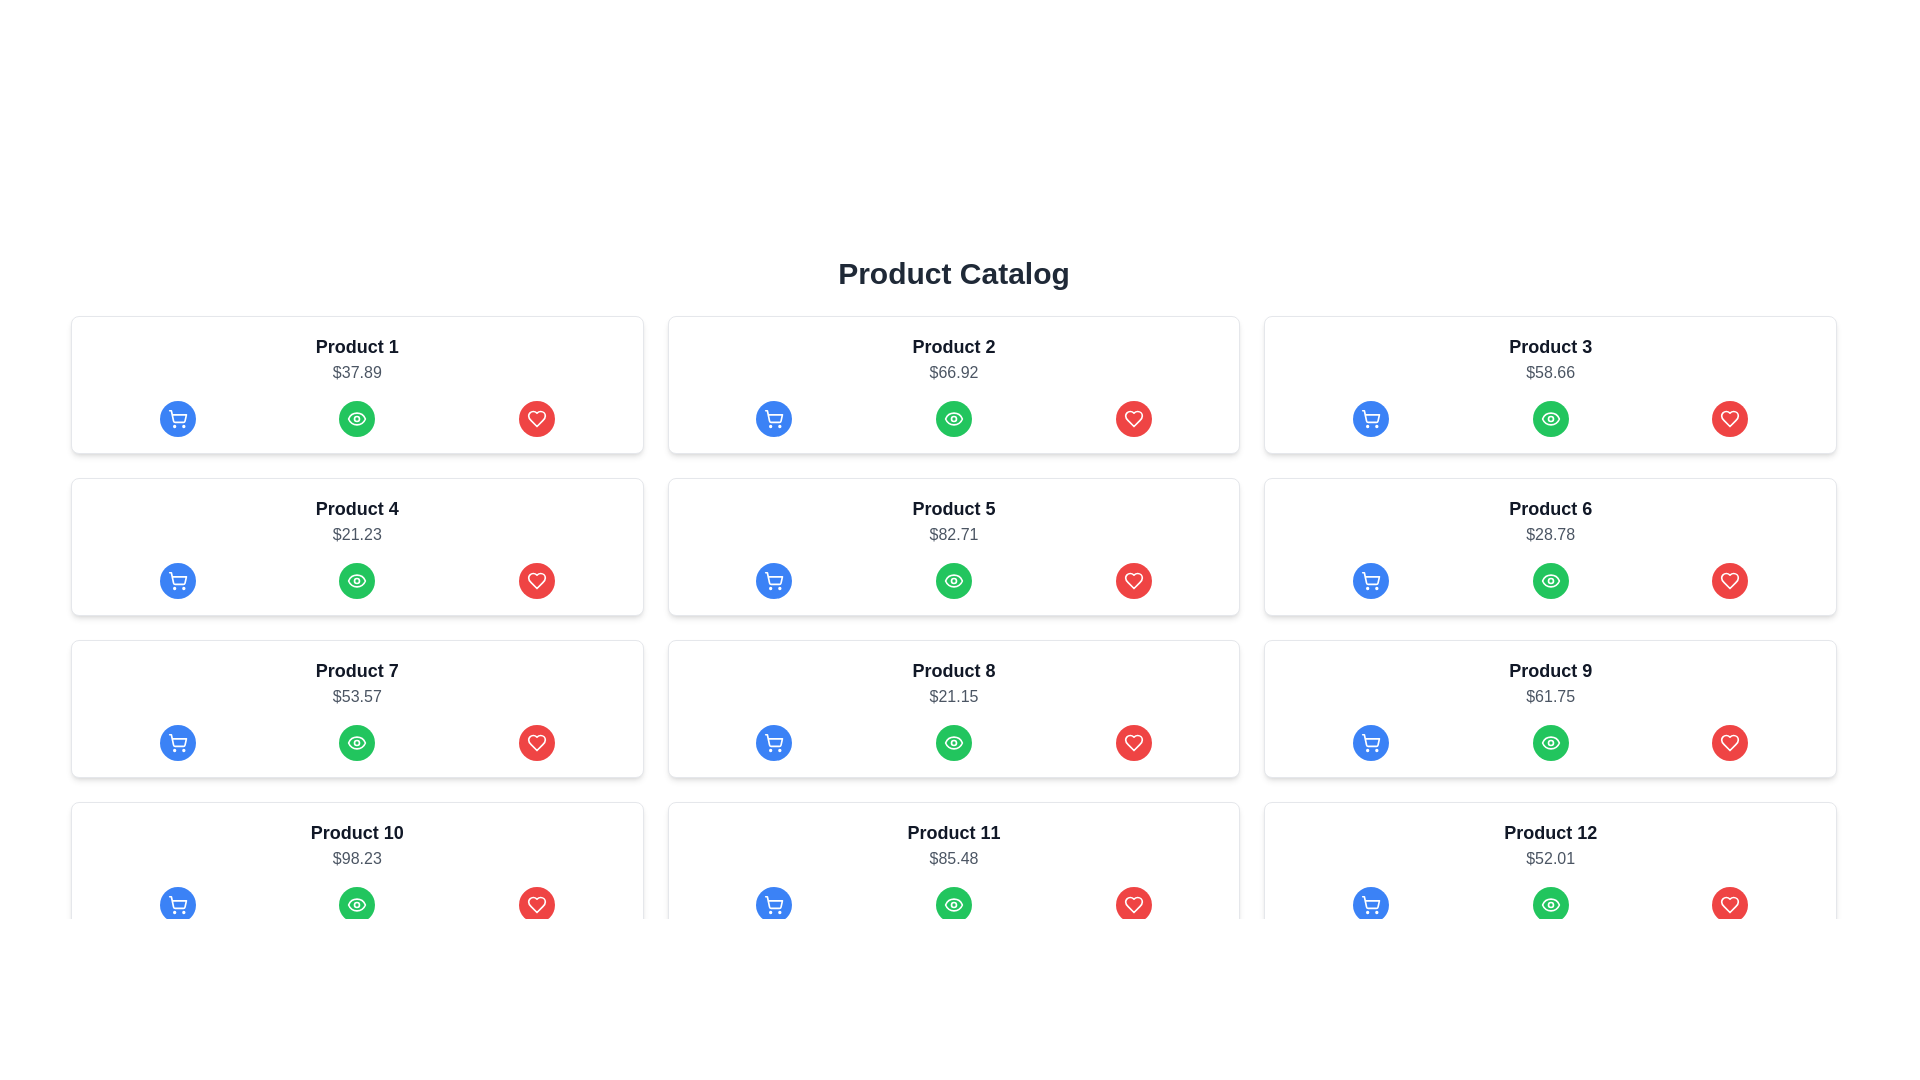 The image size is (1920, 1080). Describe the element at coordinates (773, 743) in the screenshot. I see `the 'Add to Cart' button for Product 8` at that location.